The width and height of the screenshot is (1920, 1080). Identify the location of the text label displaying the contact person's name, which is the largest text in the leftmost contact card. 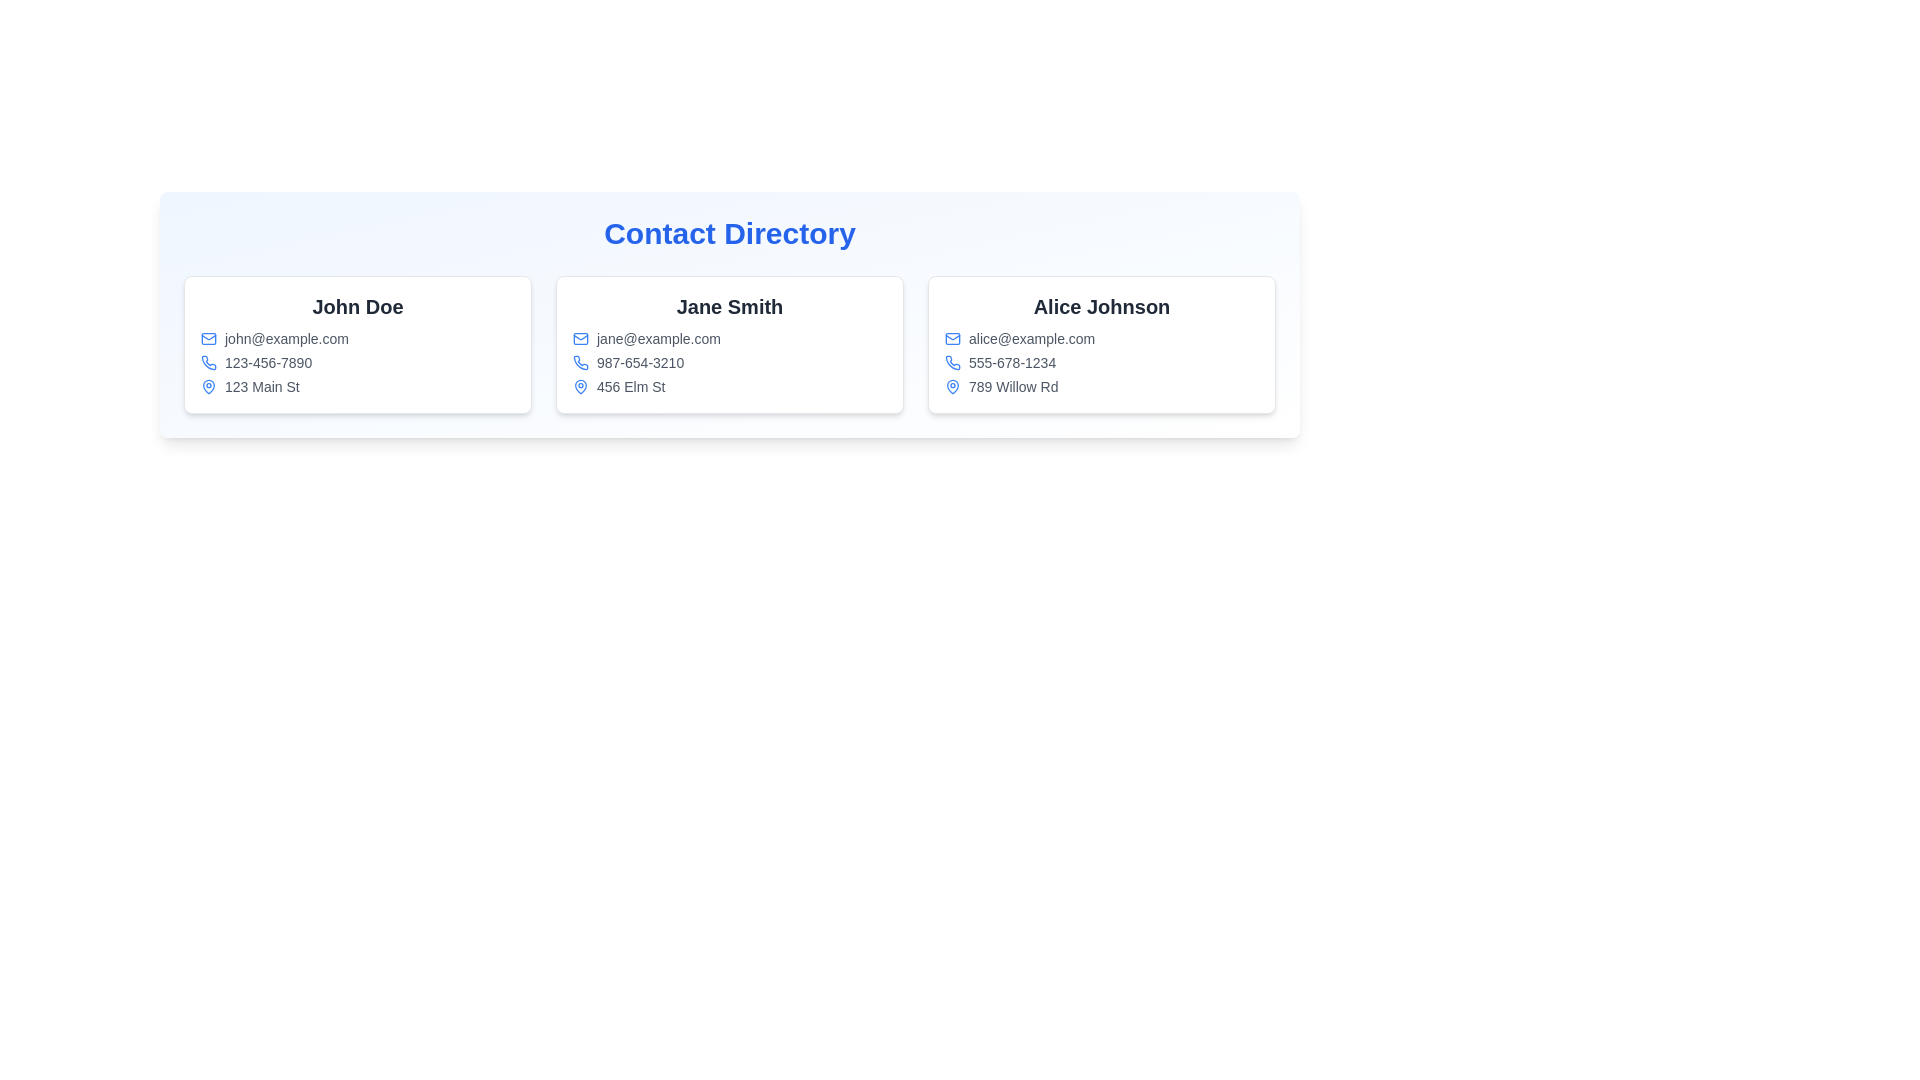
(358, 307).